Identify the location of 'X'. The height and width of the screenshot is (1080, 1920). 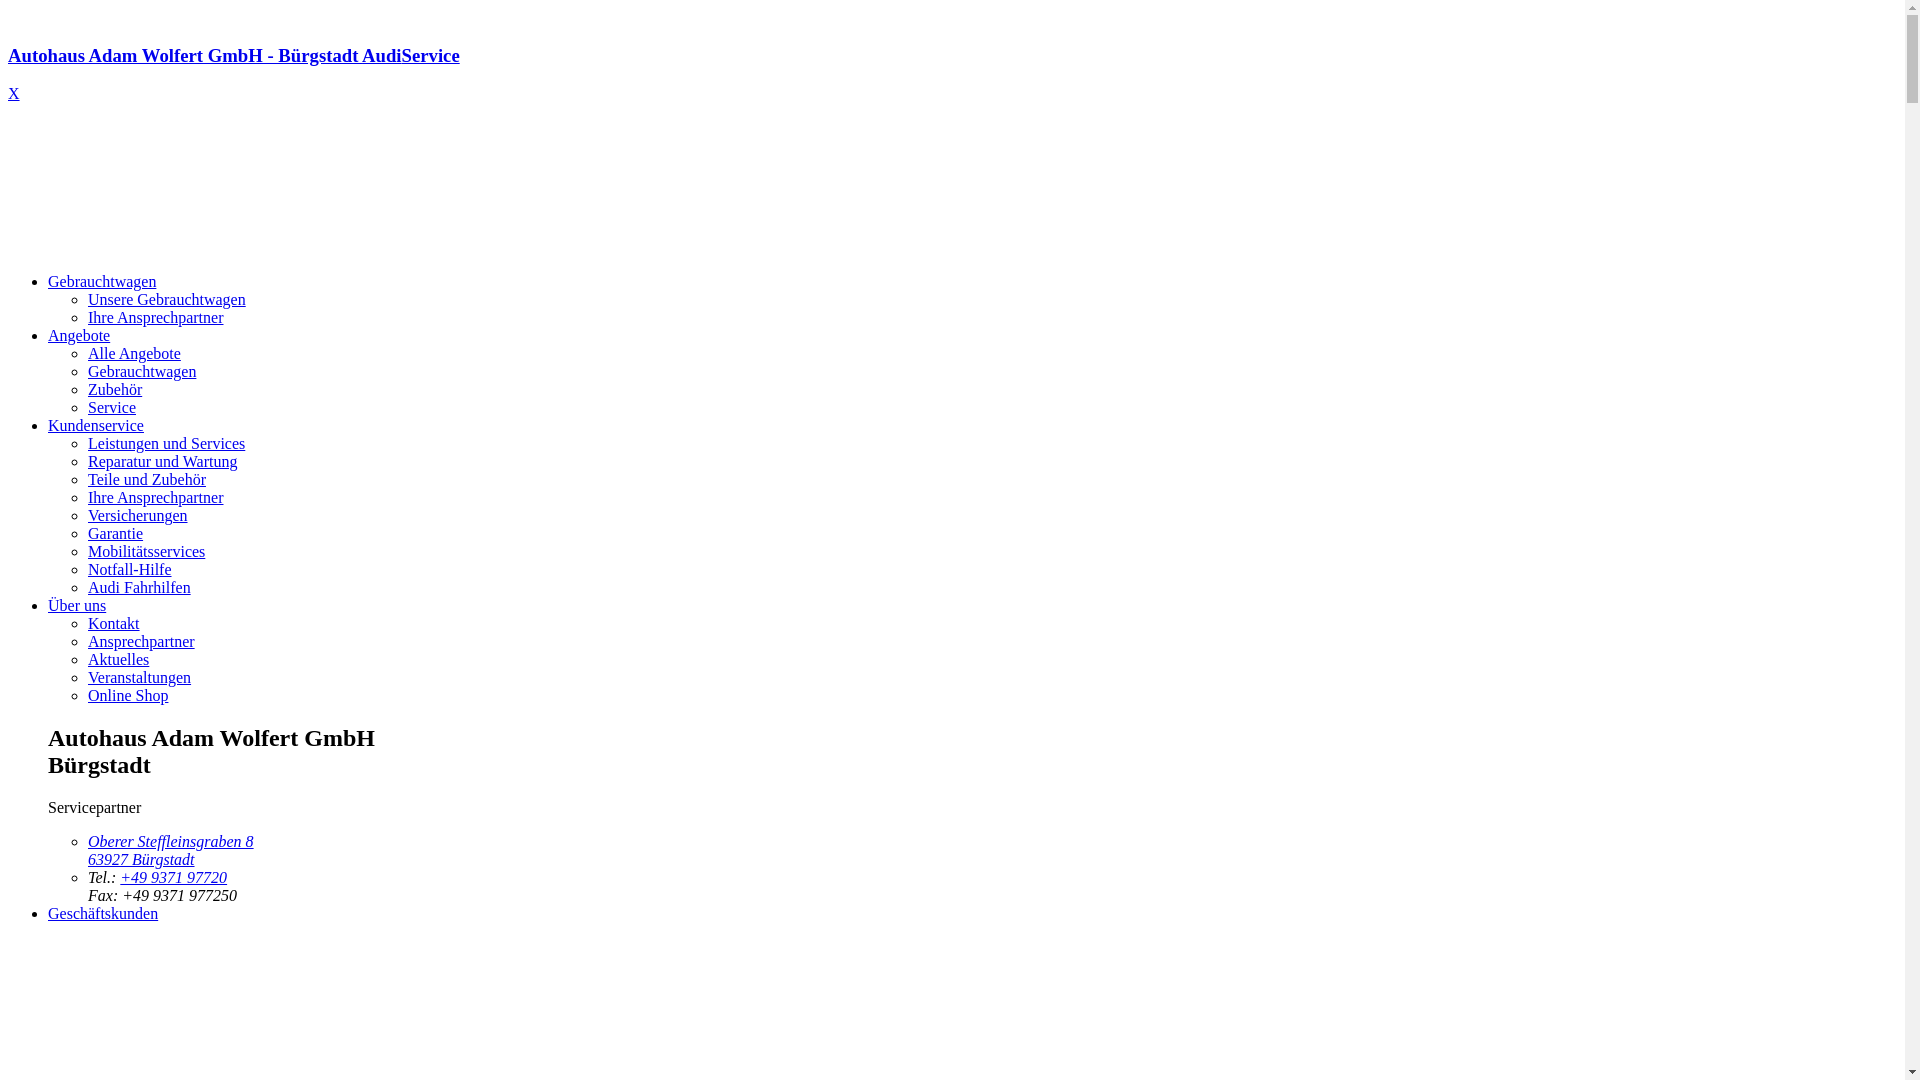
(14, 93).